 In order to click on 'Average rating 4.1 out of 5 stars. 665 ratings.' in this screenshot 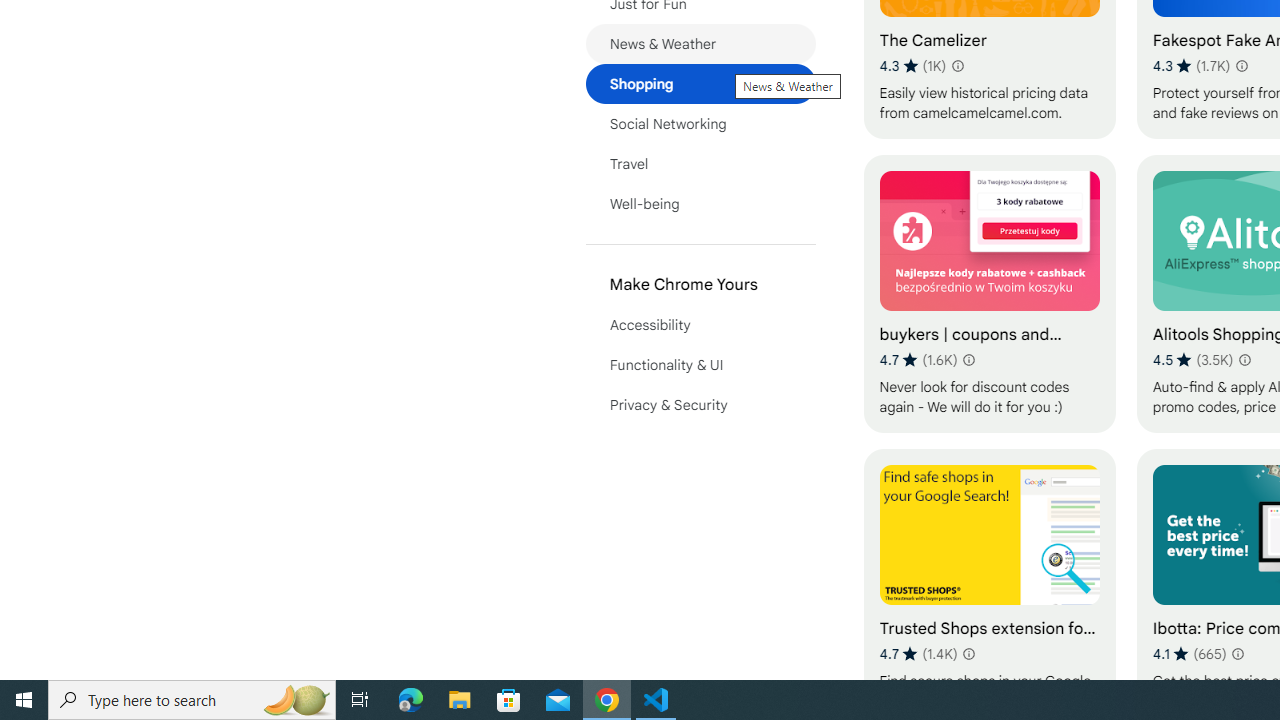, I will do `click(1189, 653)`.